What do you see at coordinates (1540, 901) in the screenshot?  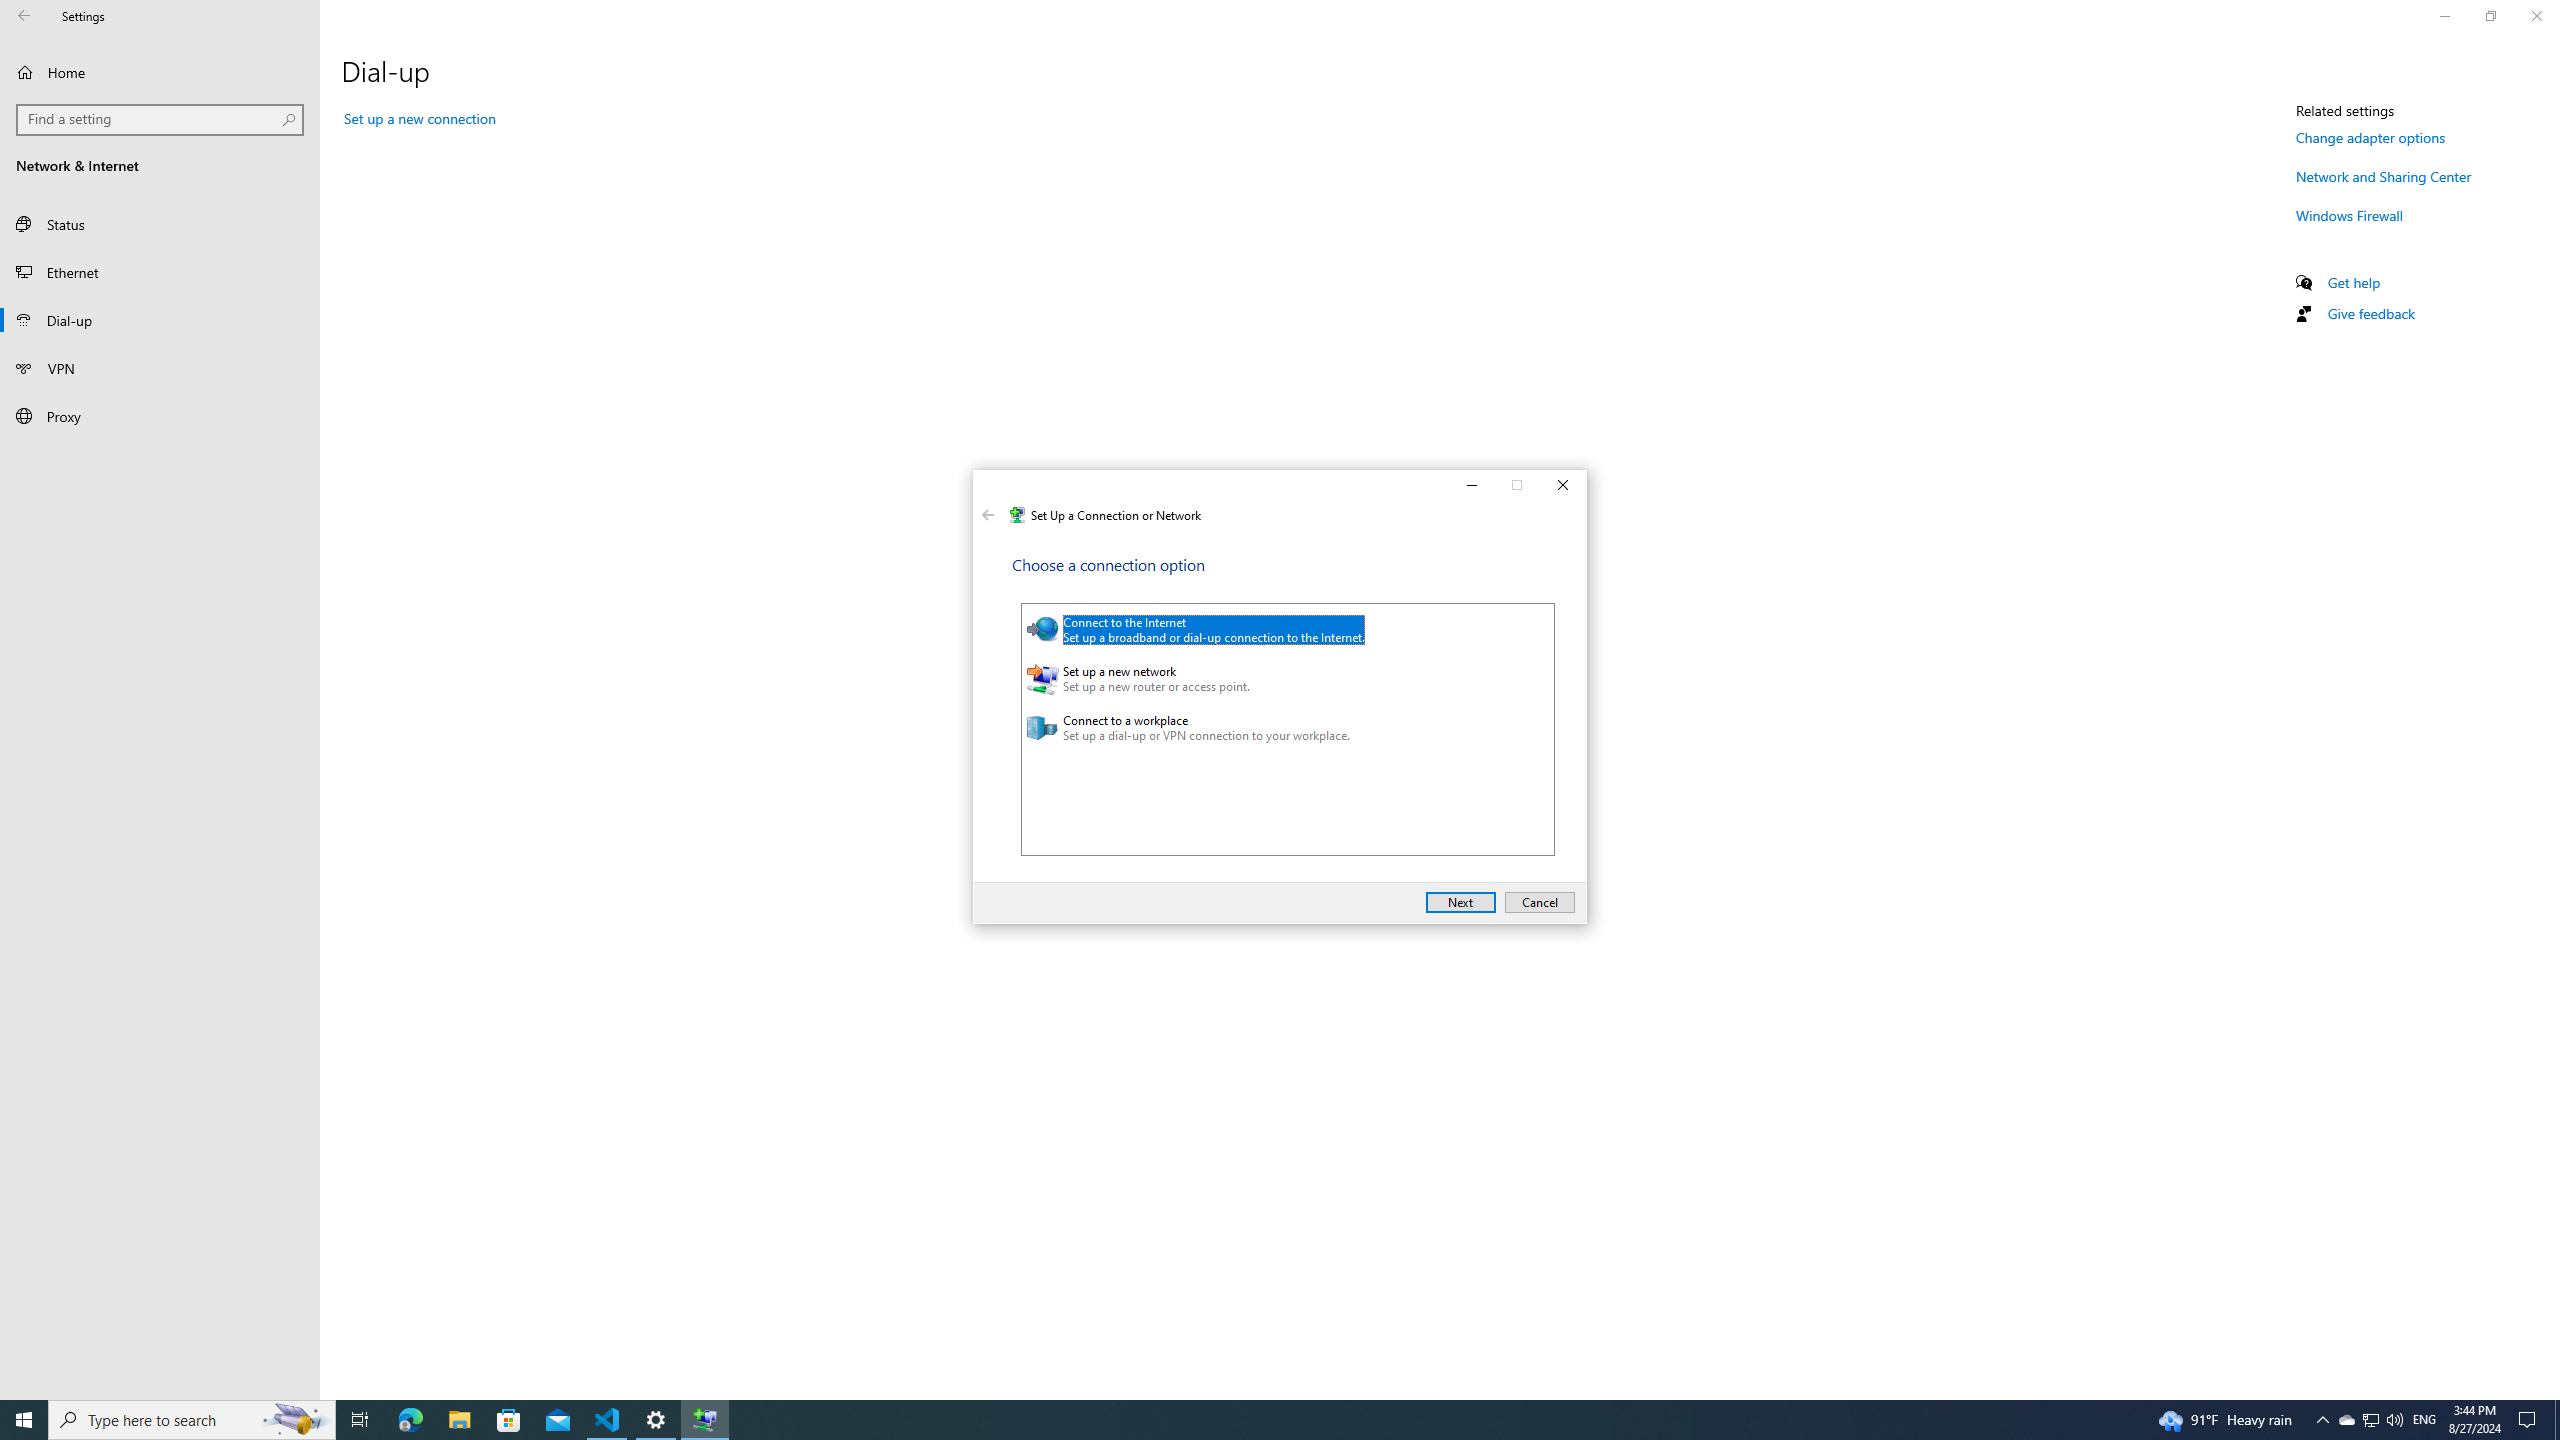 I see `'Cancel'` at bounding box center [1540, 901].